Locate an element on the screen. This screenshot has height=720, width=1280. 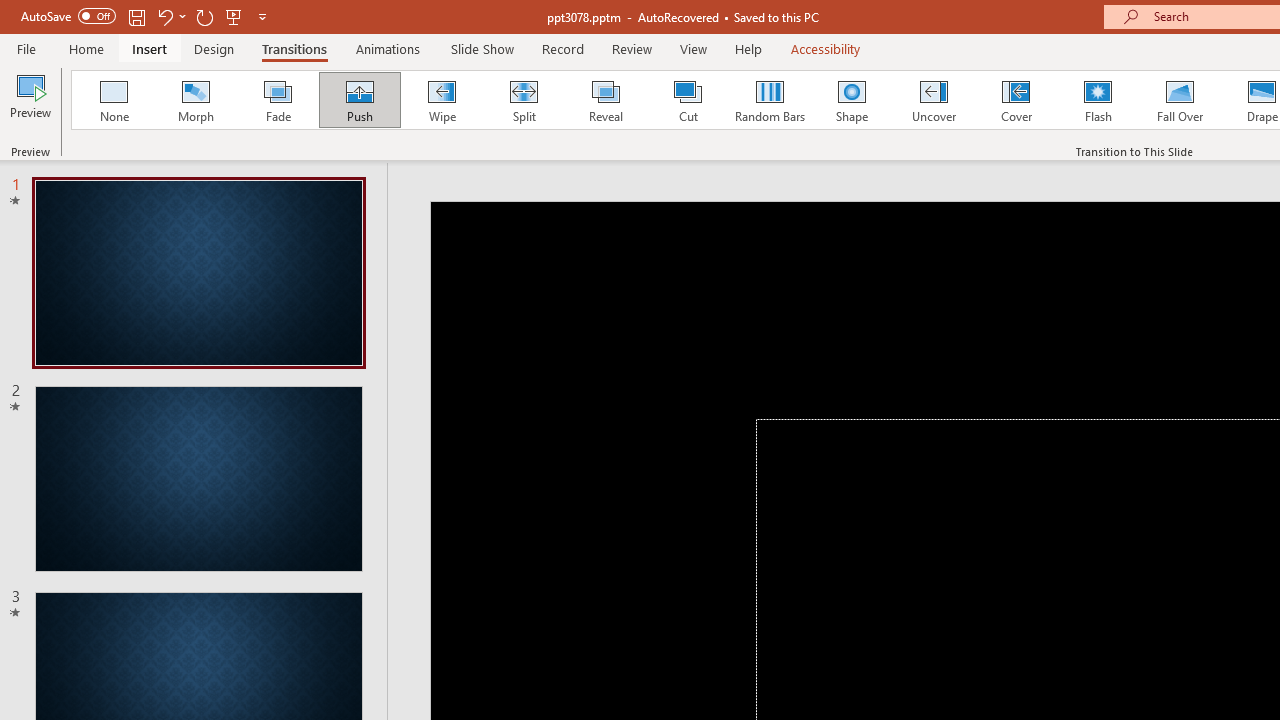
'Cover' is located at coordinates (1016, 100).